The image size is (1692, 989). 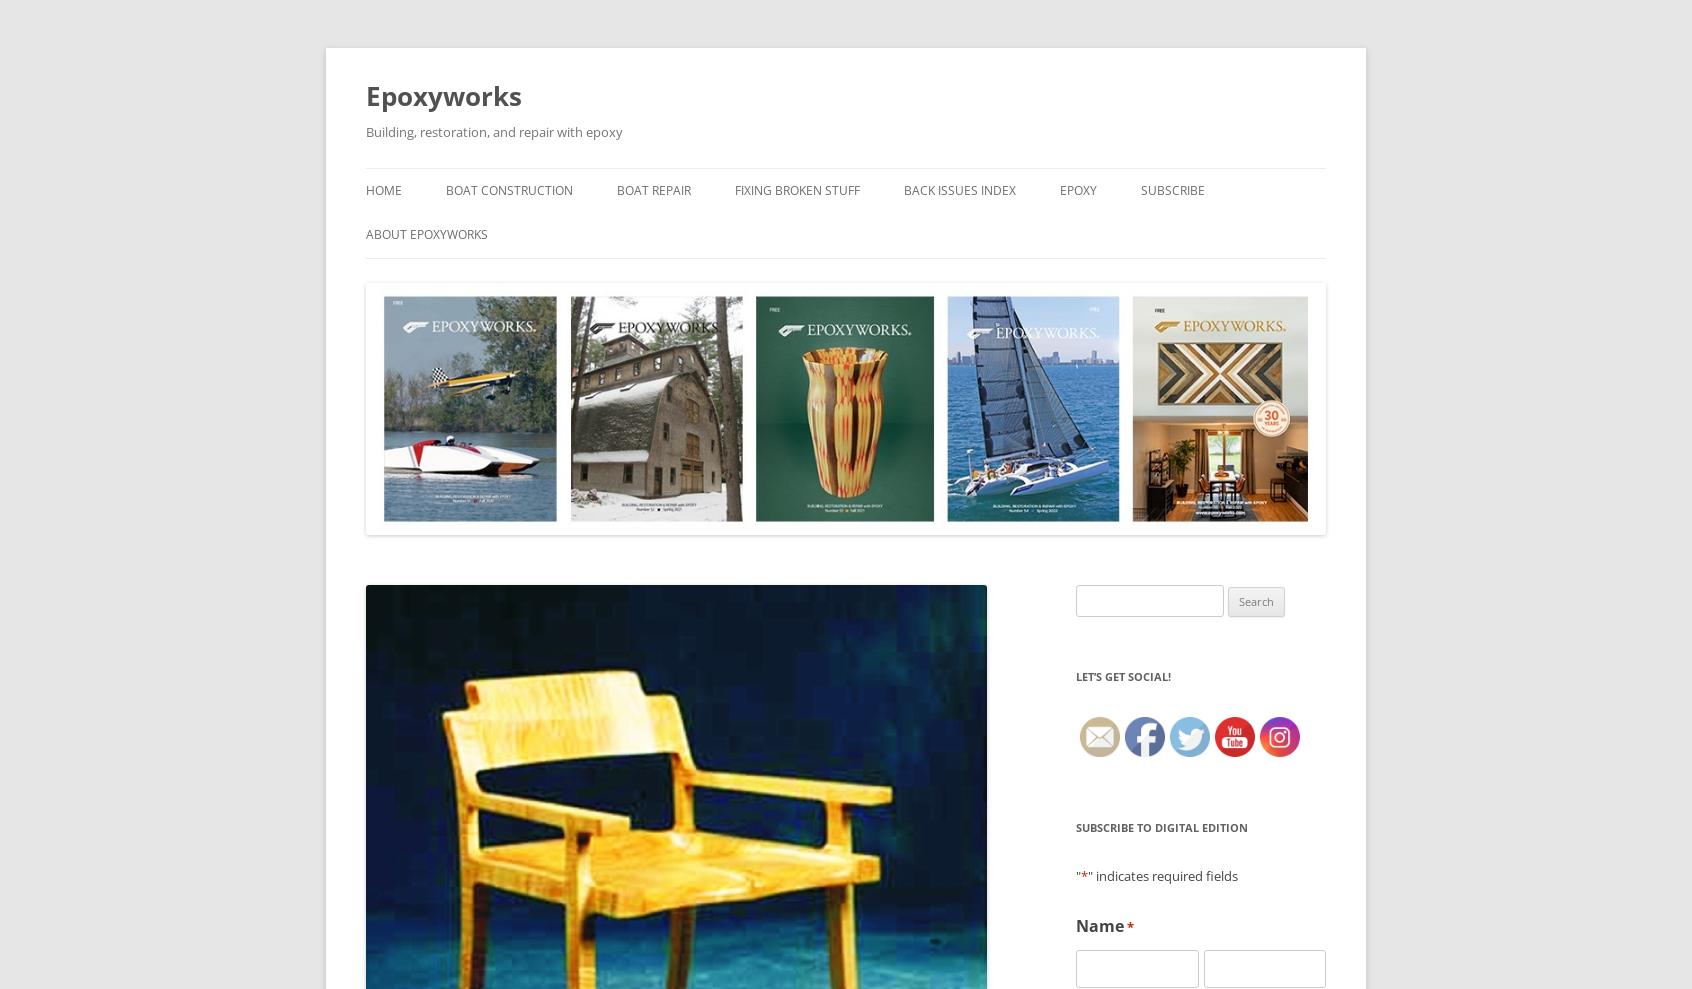 I want to click on 'Boat Repair', so click(x=653, y=190).